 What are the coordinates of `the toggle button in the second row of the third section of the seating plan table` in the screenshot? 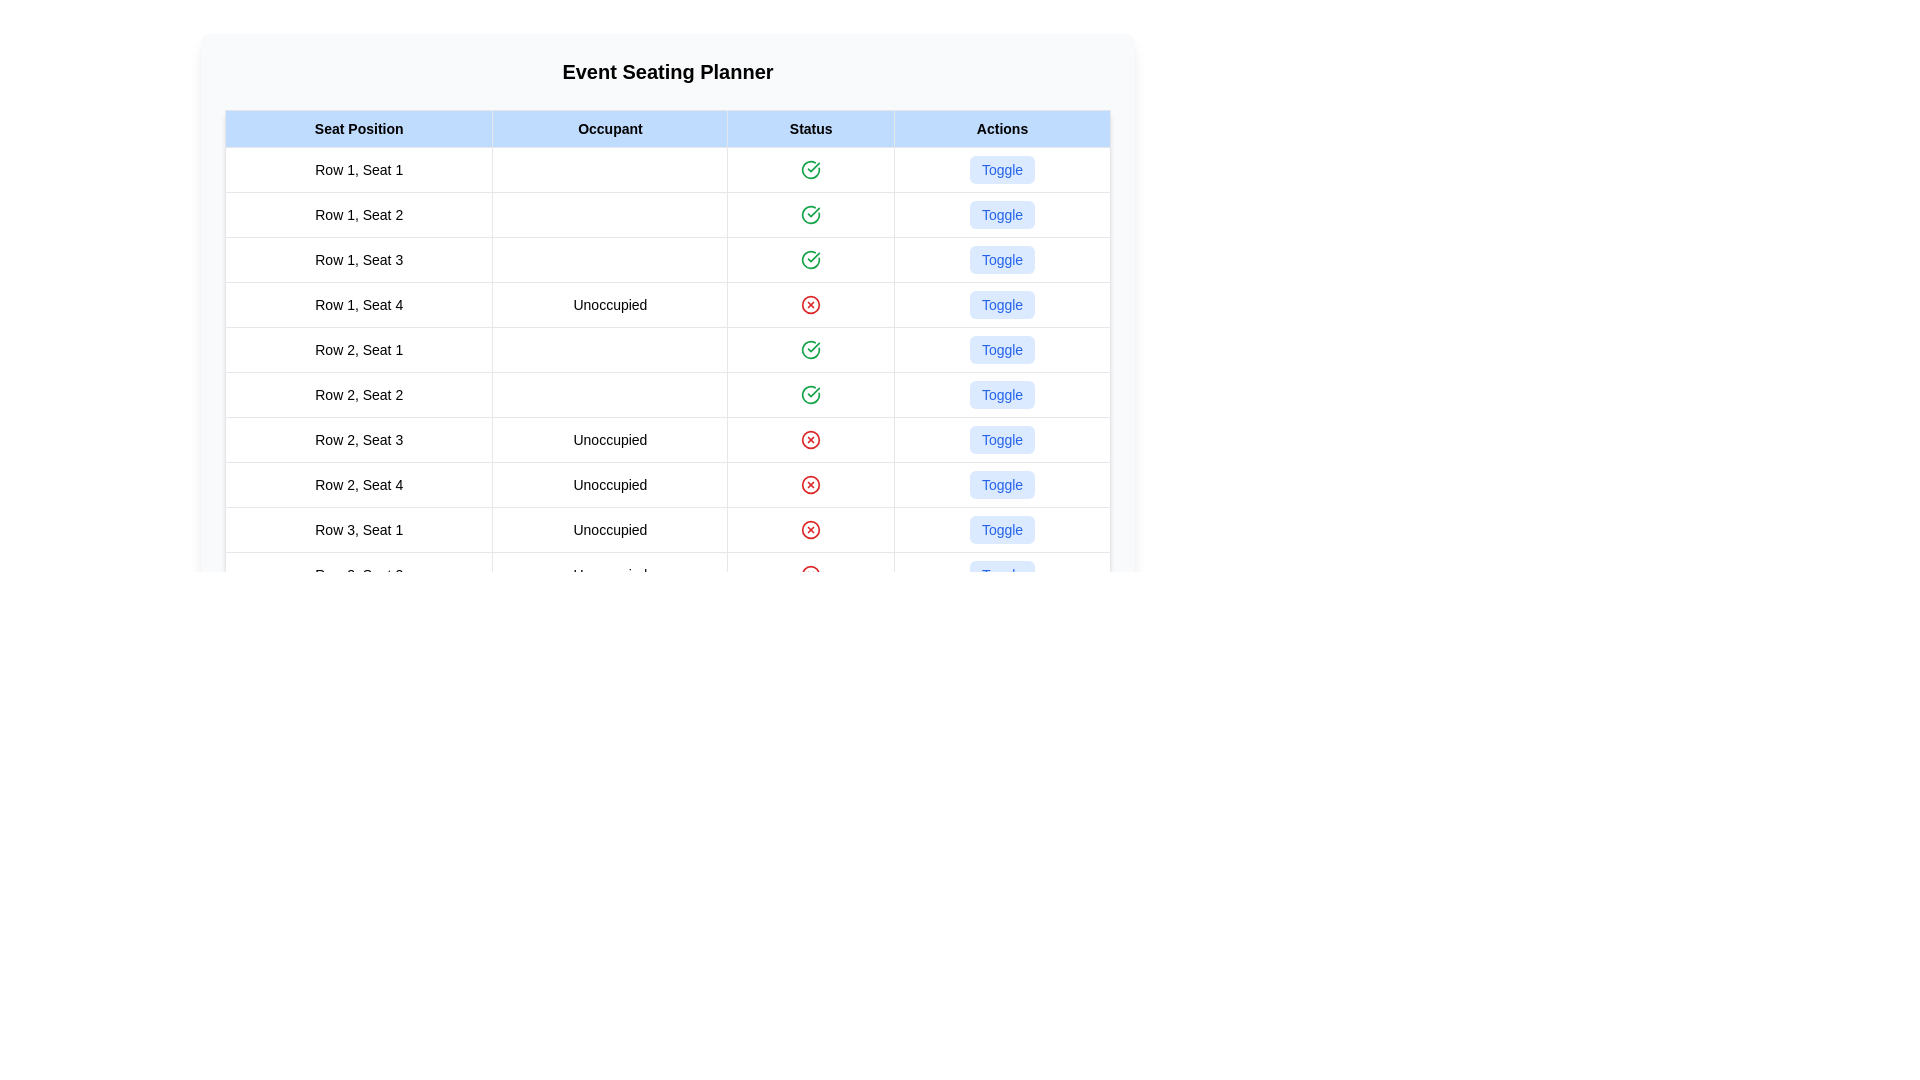 It's located at (667, 574).